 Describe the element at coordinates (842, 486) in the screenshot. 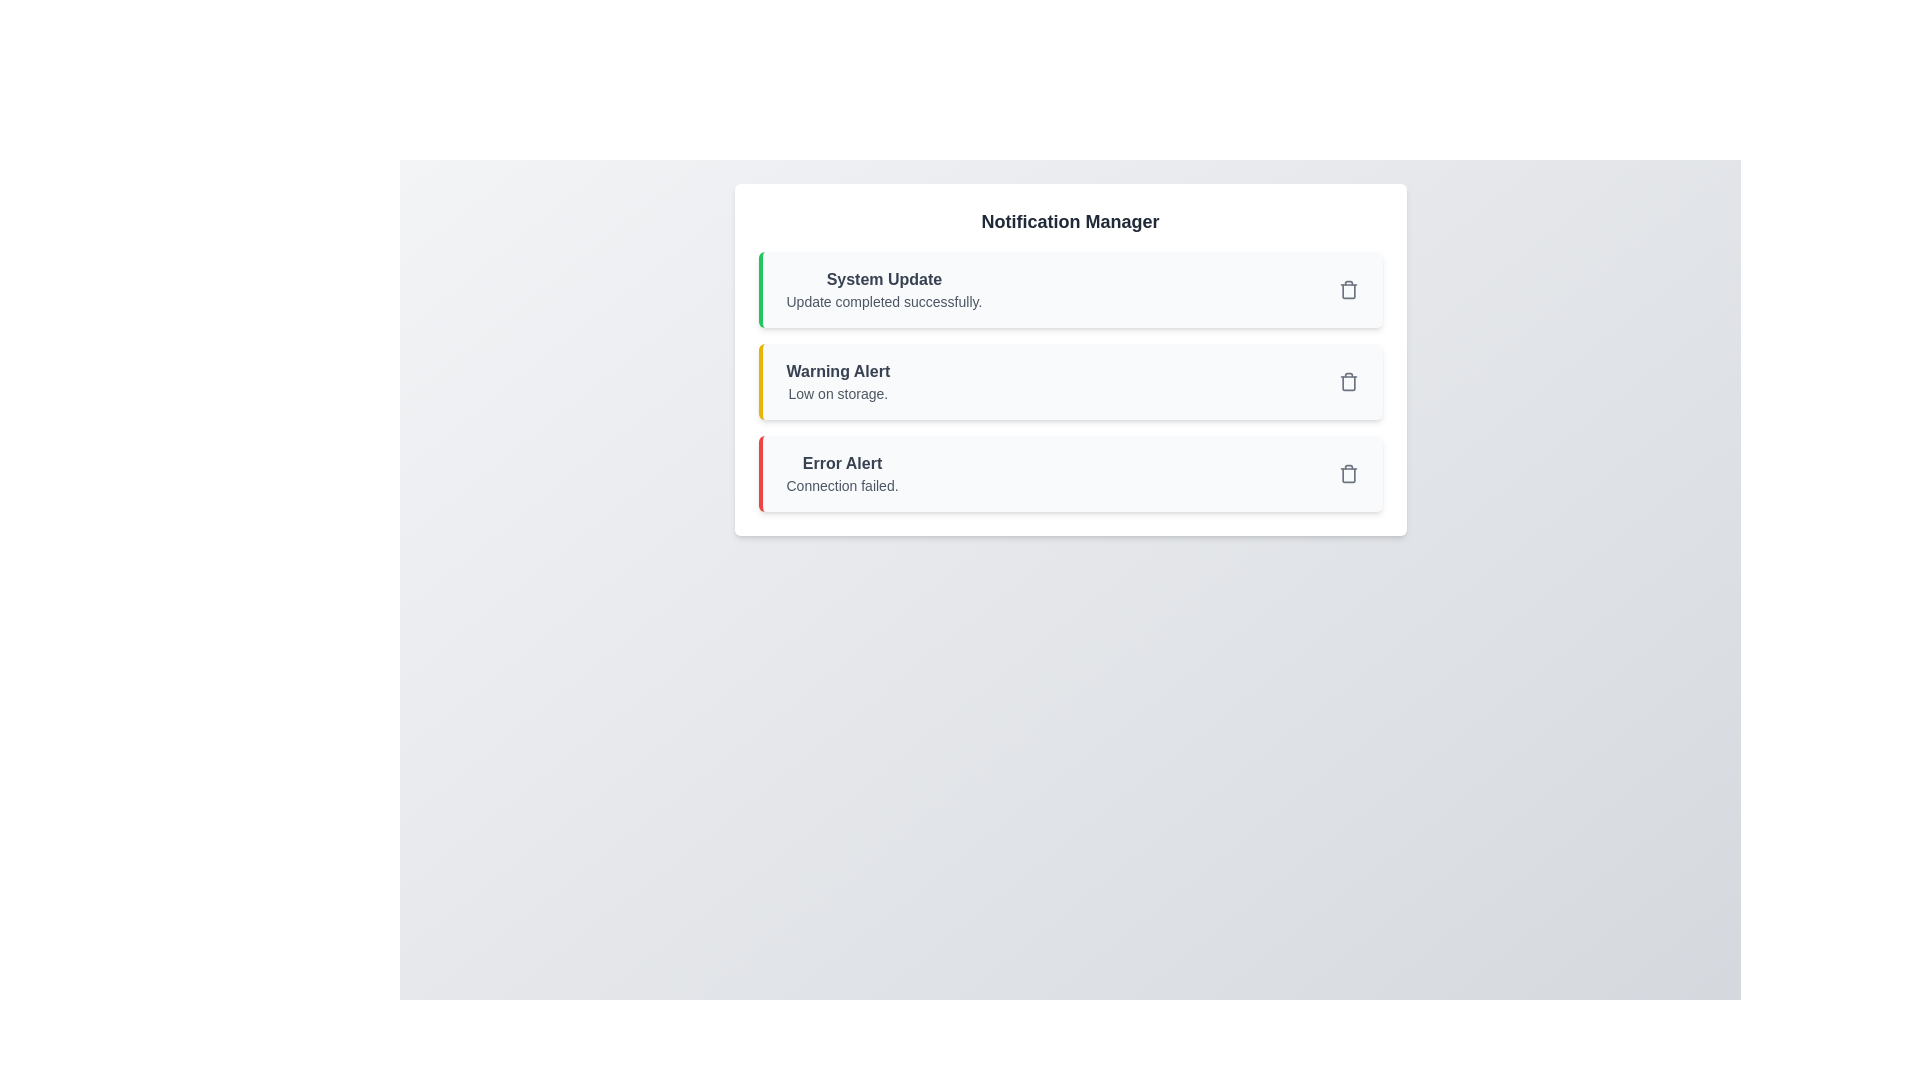

I see `the Text Label that displays a connection failure message within the 'Error Alert' notification card, located below the title 'Error Alert'` at that location.